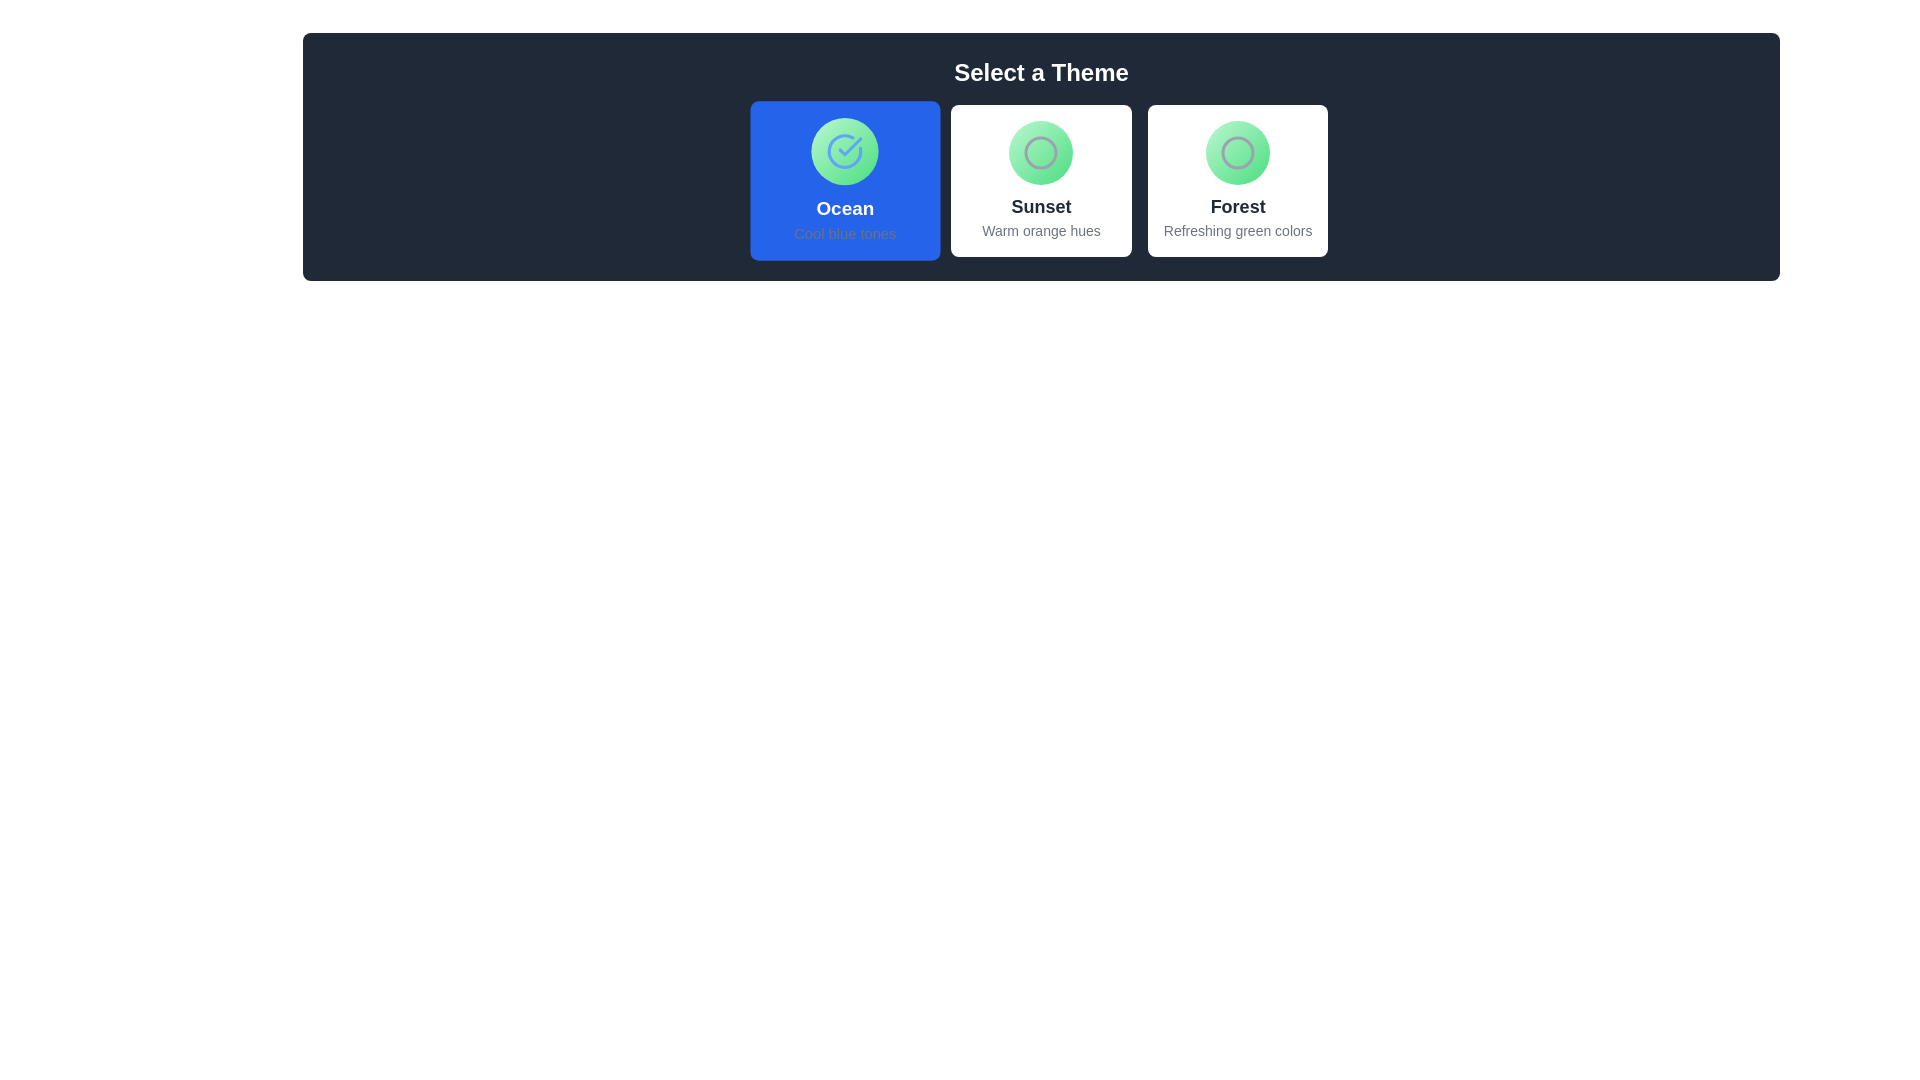 This screenshot has height=1080, width=1920. I want to click on the static text element displaying the word 'Ocean', which is styled in a bold font and located centrally within a blue-themed card-like component, so click(844, 208).